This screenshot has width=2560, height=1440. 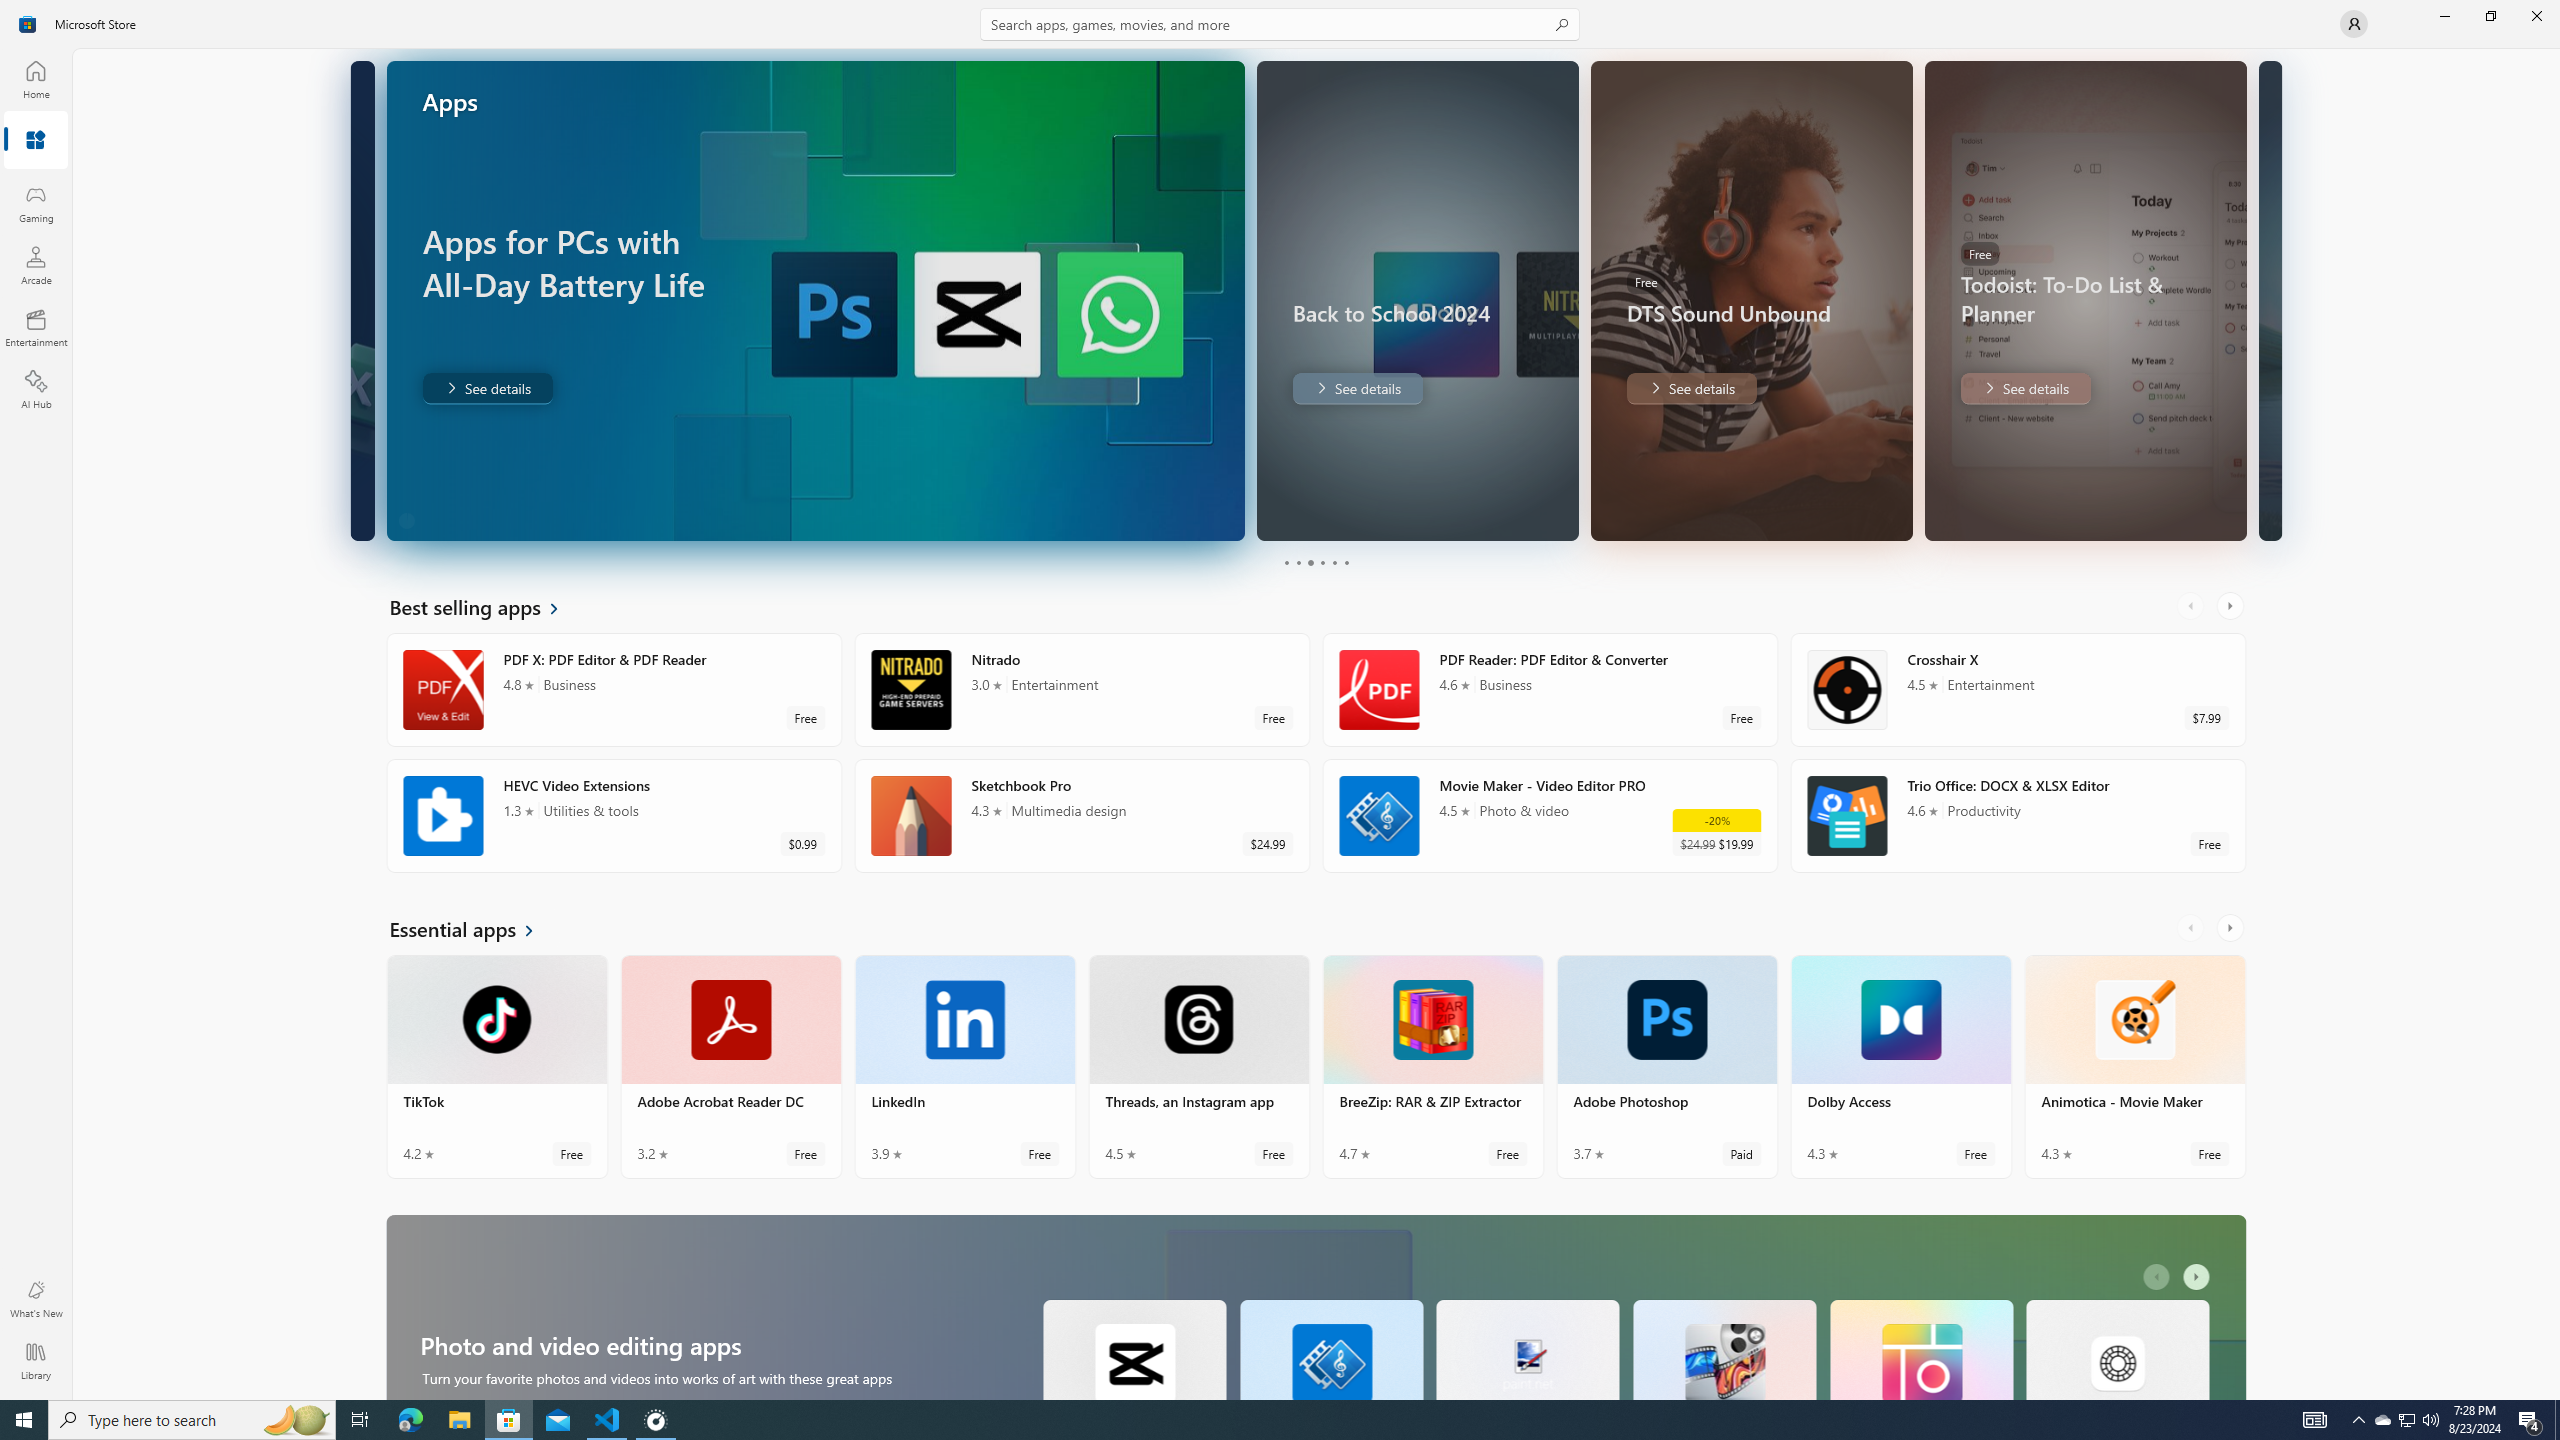 What do you see at coordinates (2268, 299) in the screenshot?
I see `'AutomationID: Image'` at bounding box center [2268, 299].